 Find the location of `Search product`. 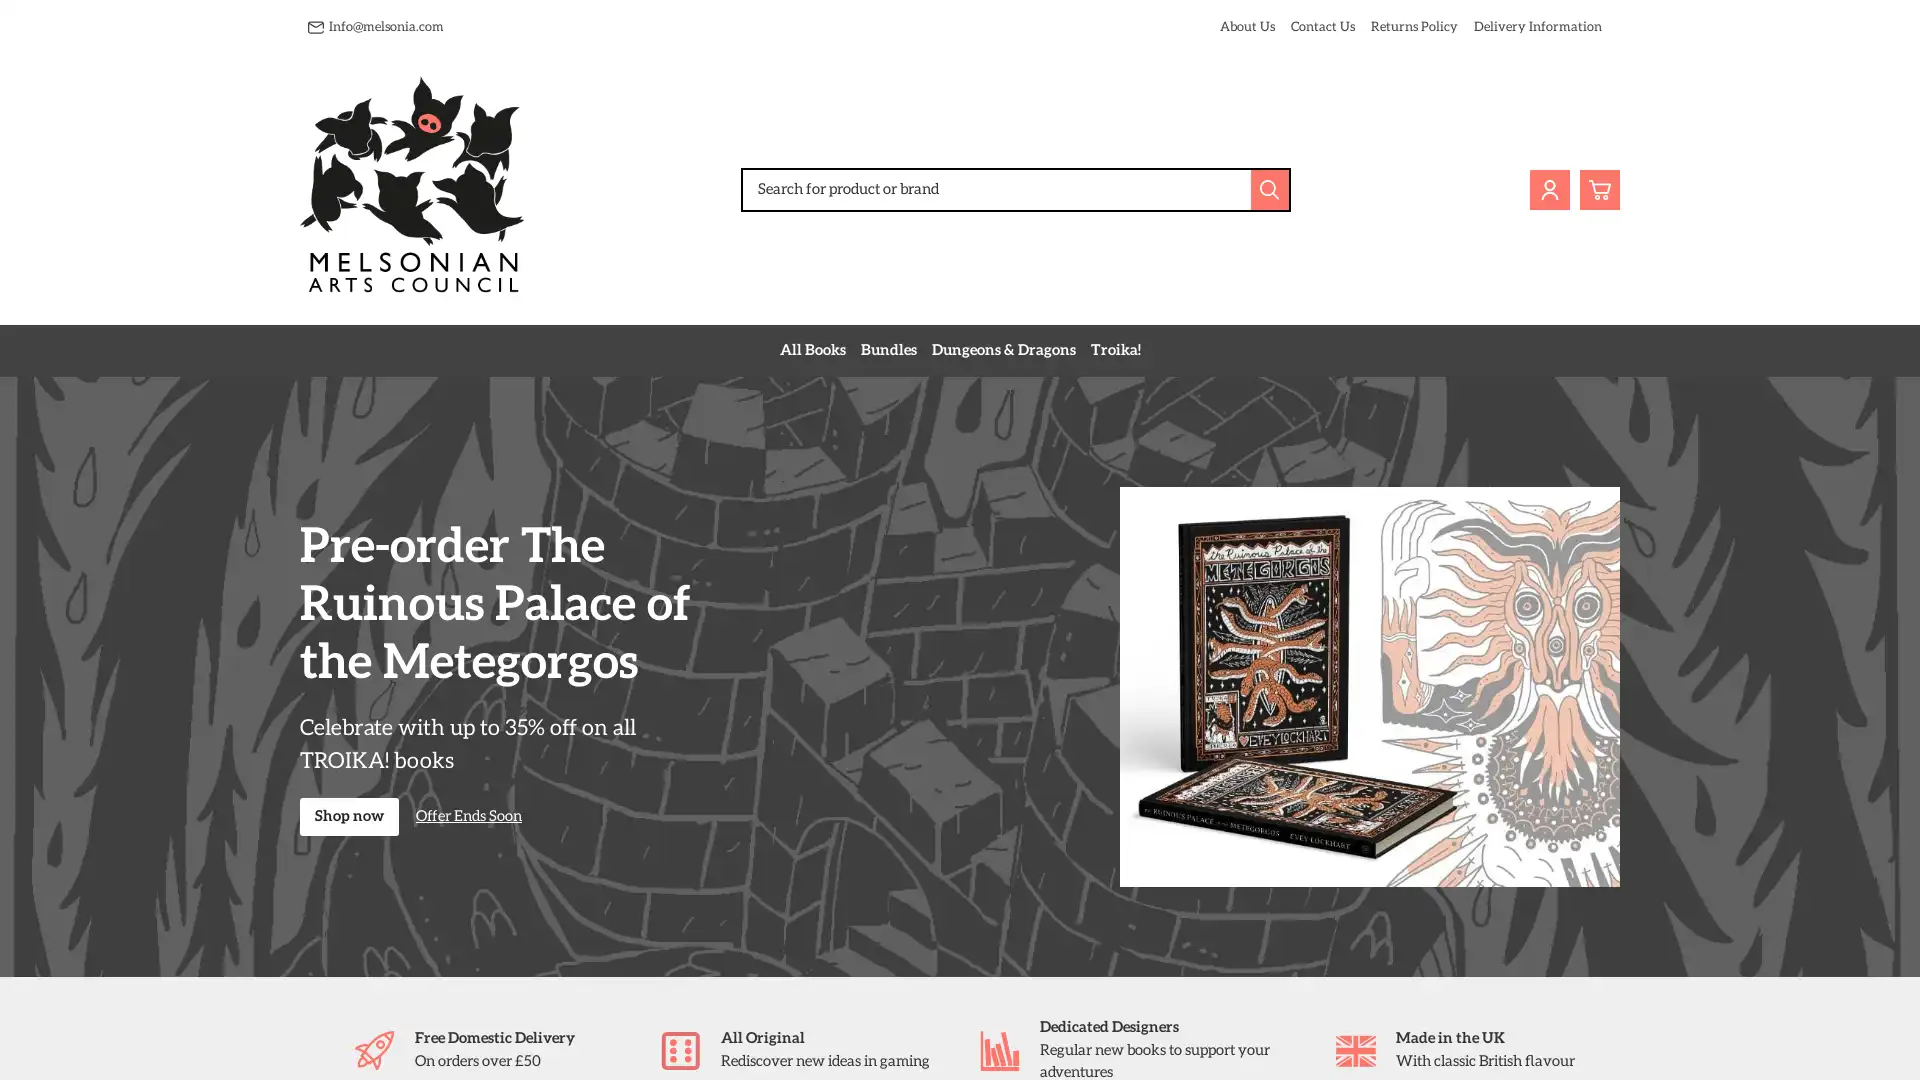

Search product is located at coordinates (1270, 189).